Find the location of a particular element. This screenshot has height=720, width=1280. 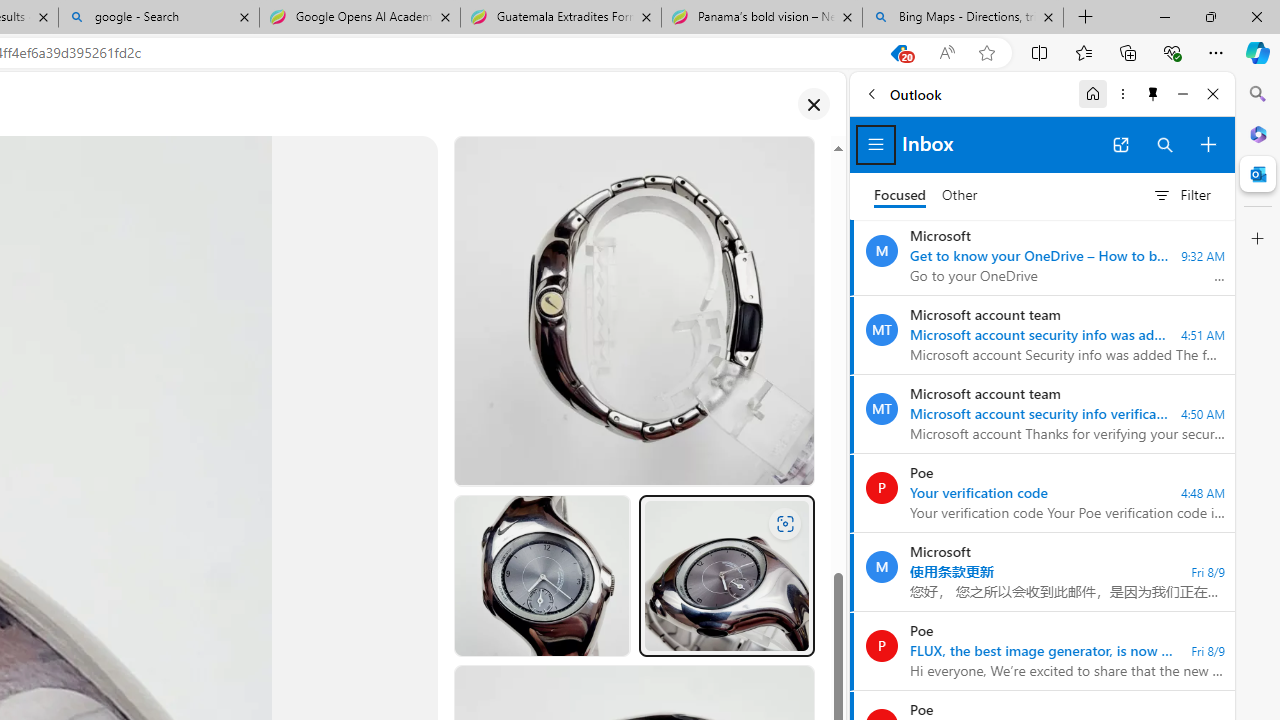

'Focused' is located at coordinates (899, 195).